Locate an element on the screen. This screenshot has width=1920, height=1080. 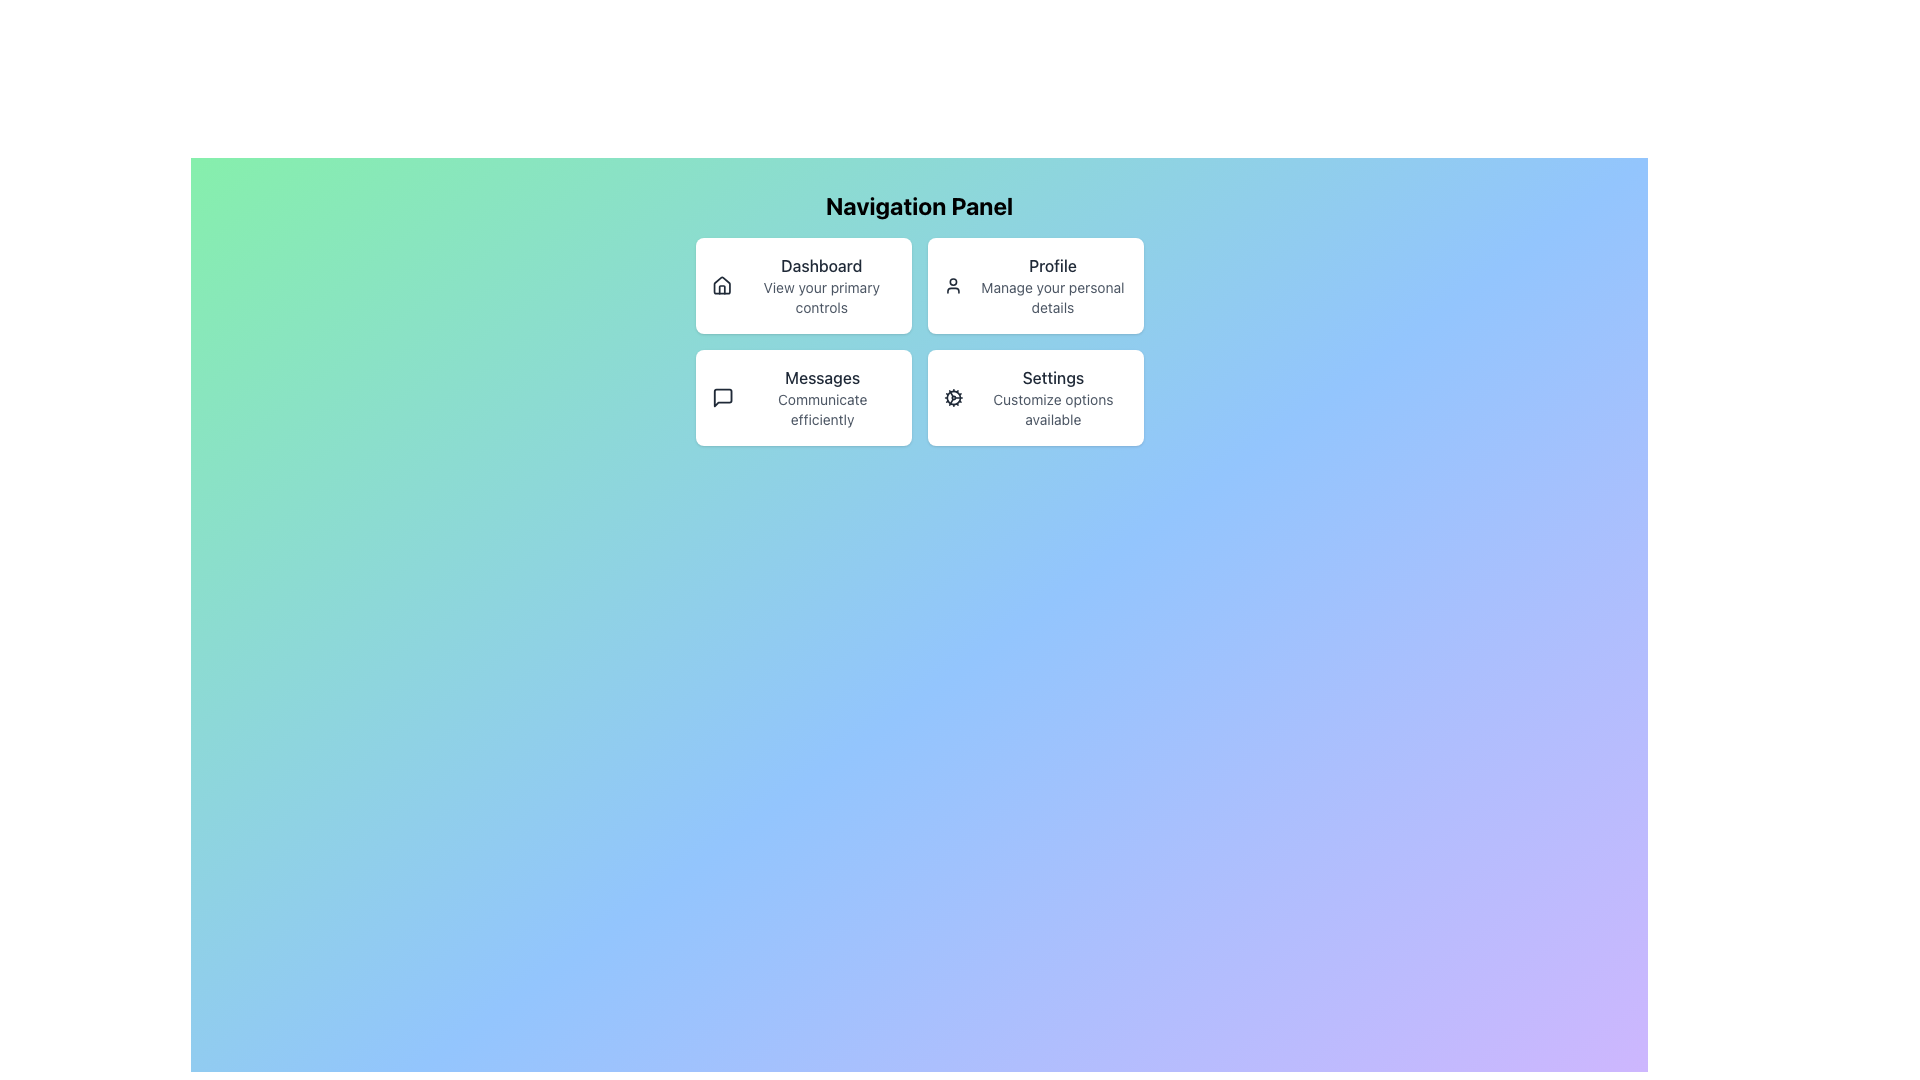
the Dashboard icon, which is a visual indicator on the navigation panel, positioned to the far left and vertically centered with the text 'Dashboard: View your primary controls' is located at coordinates (720, 285).